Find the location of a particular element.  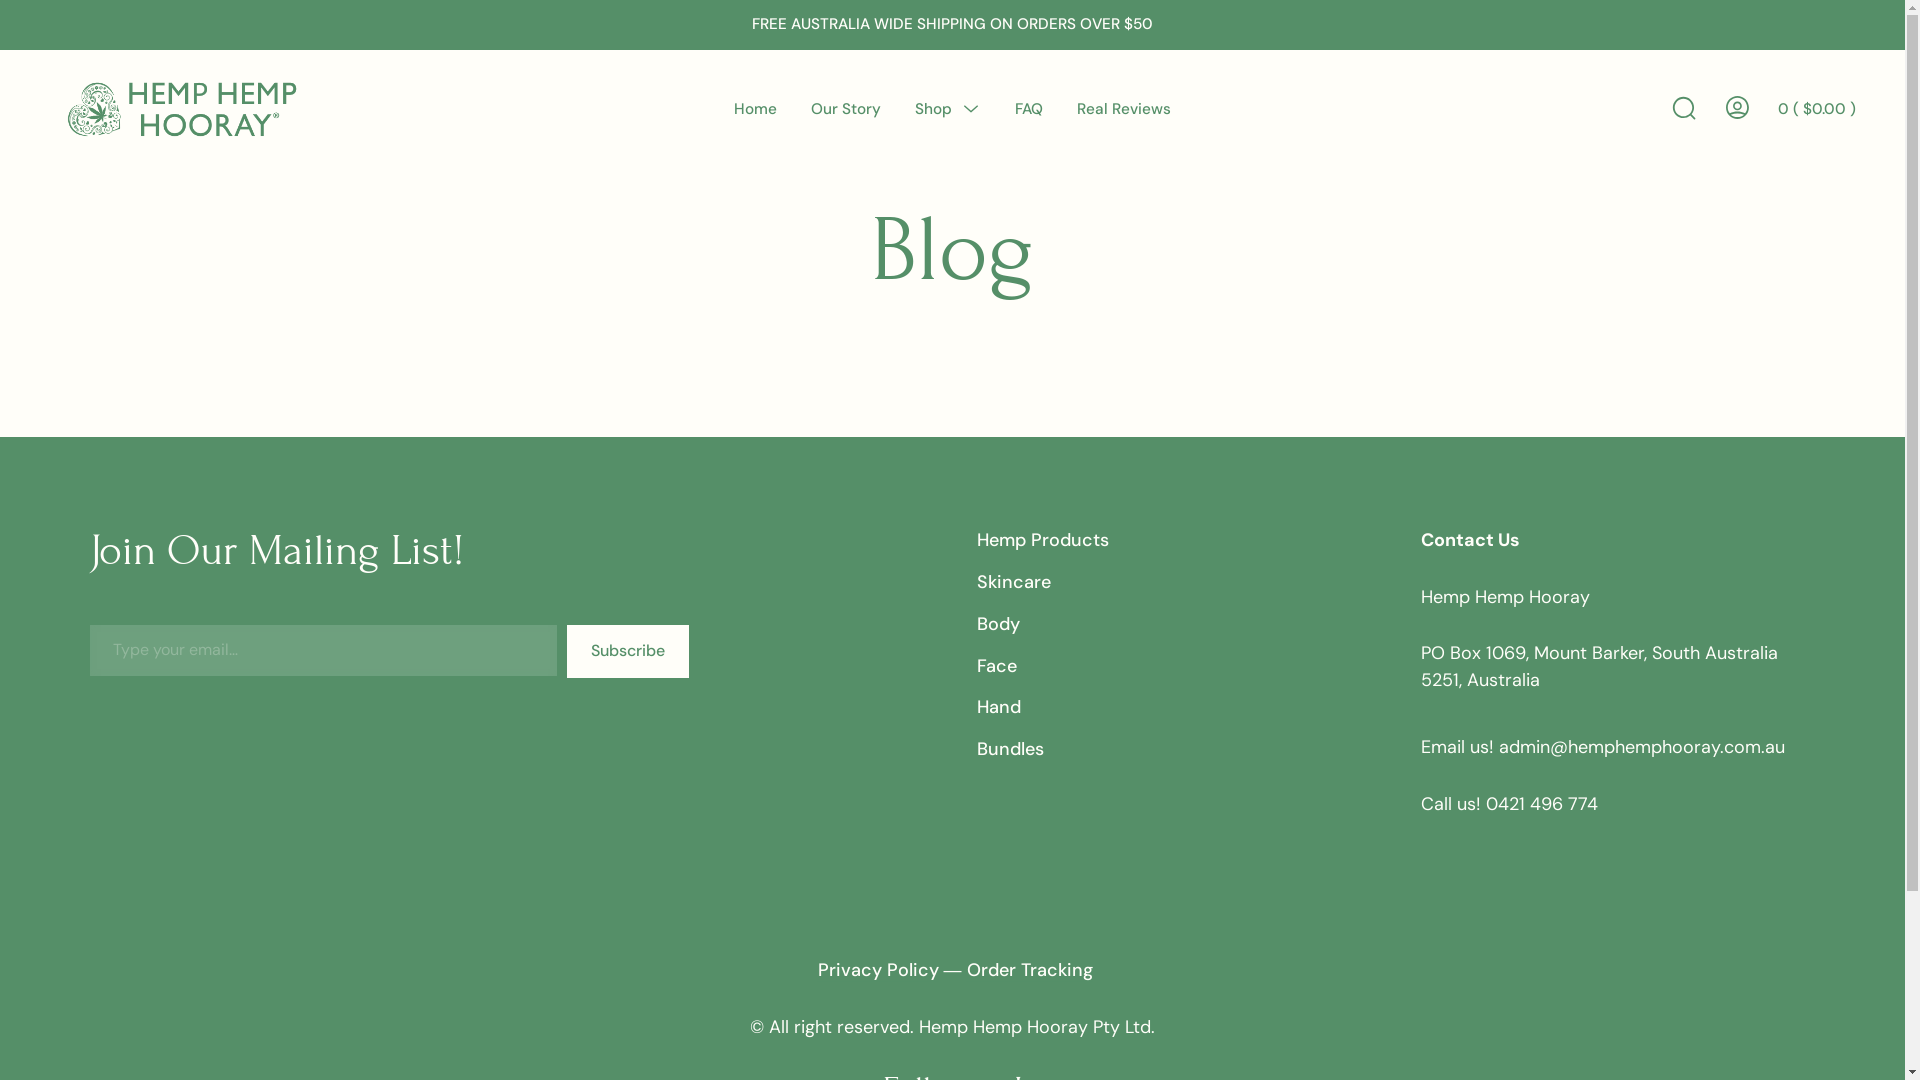

'Shop' is located at coordinates (932, 108).